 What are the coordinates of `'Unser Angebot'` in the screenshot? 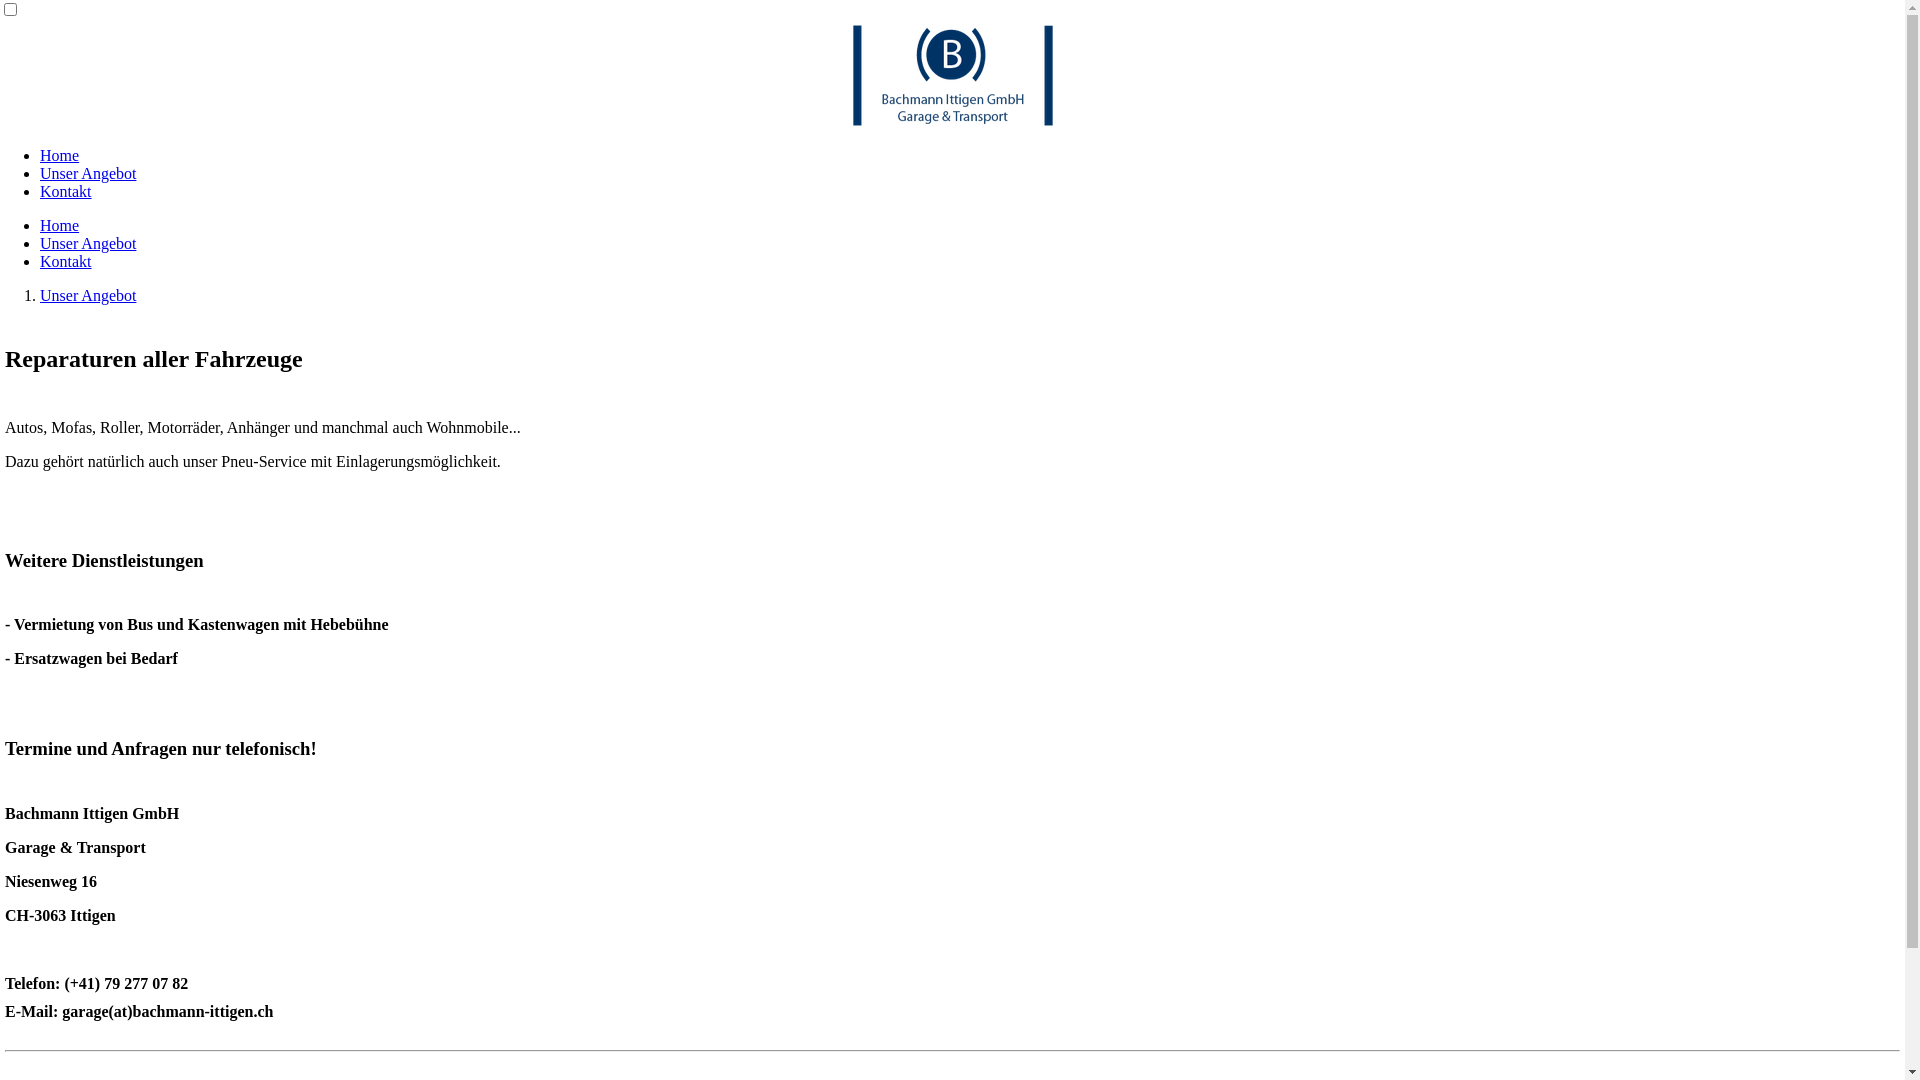 It's located at (86, 242).